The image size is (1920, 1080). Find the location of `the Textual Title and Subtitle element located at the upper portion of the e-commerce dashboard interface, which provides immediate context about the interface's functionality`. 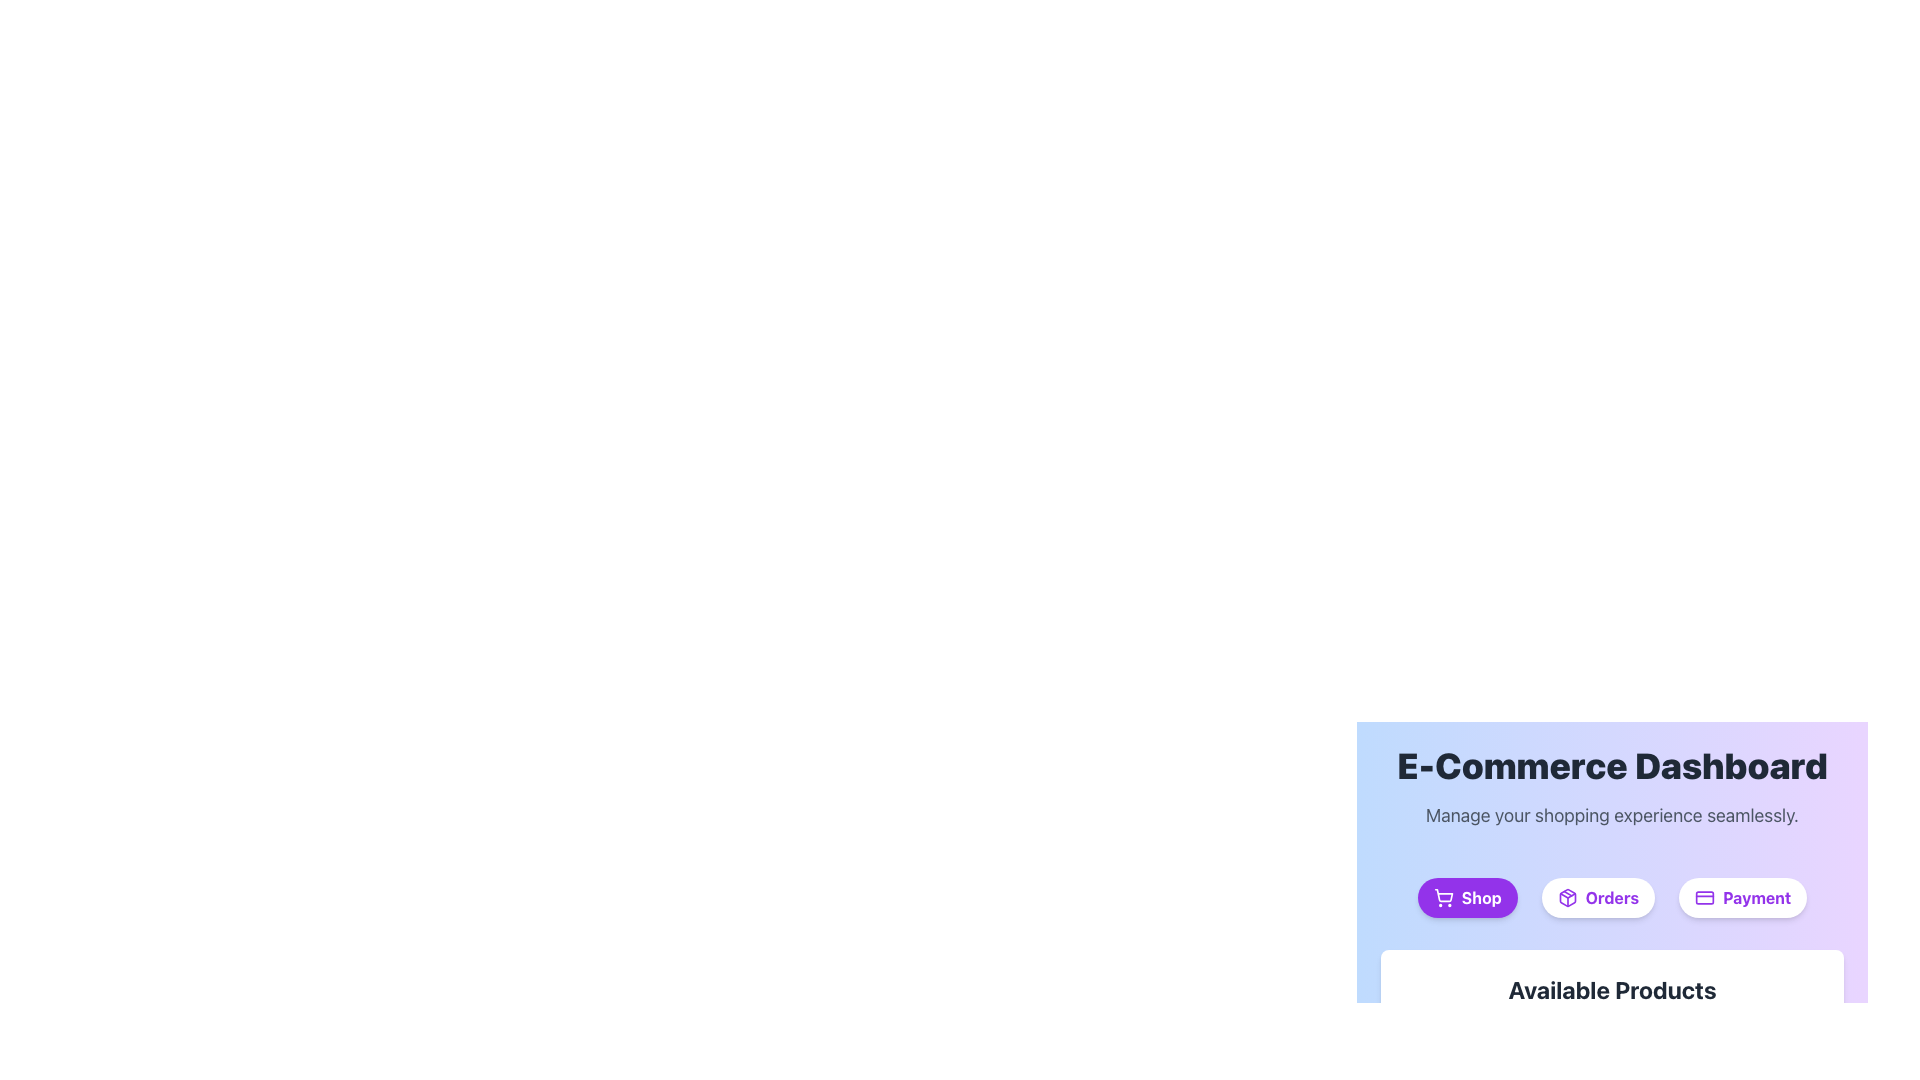

the Textual Title and Subtitle element located at the upper portion of the e-commerce dashboard interface, which provides immediate context about the interface's functionality is located at coordinates (1612, 786).